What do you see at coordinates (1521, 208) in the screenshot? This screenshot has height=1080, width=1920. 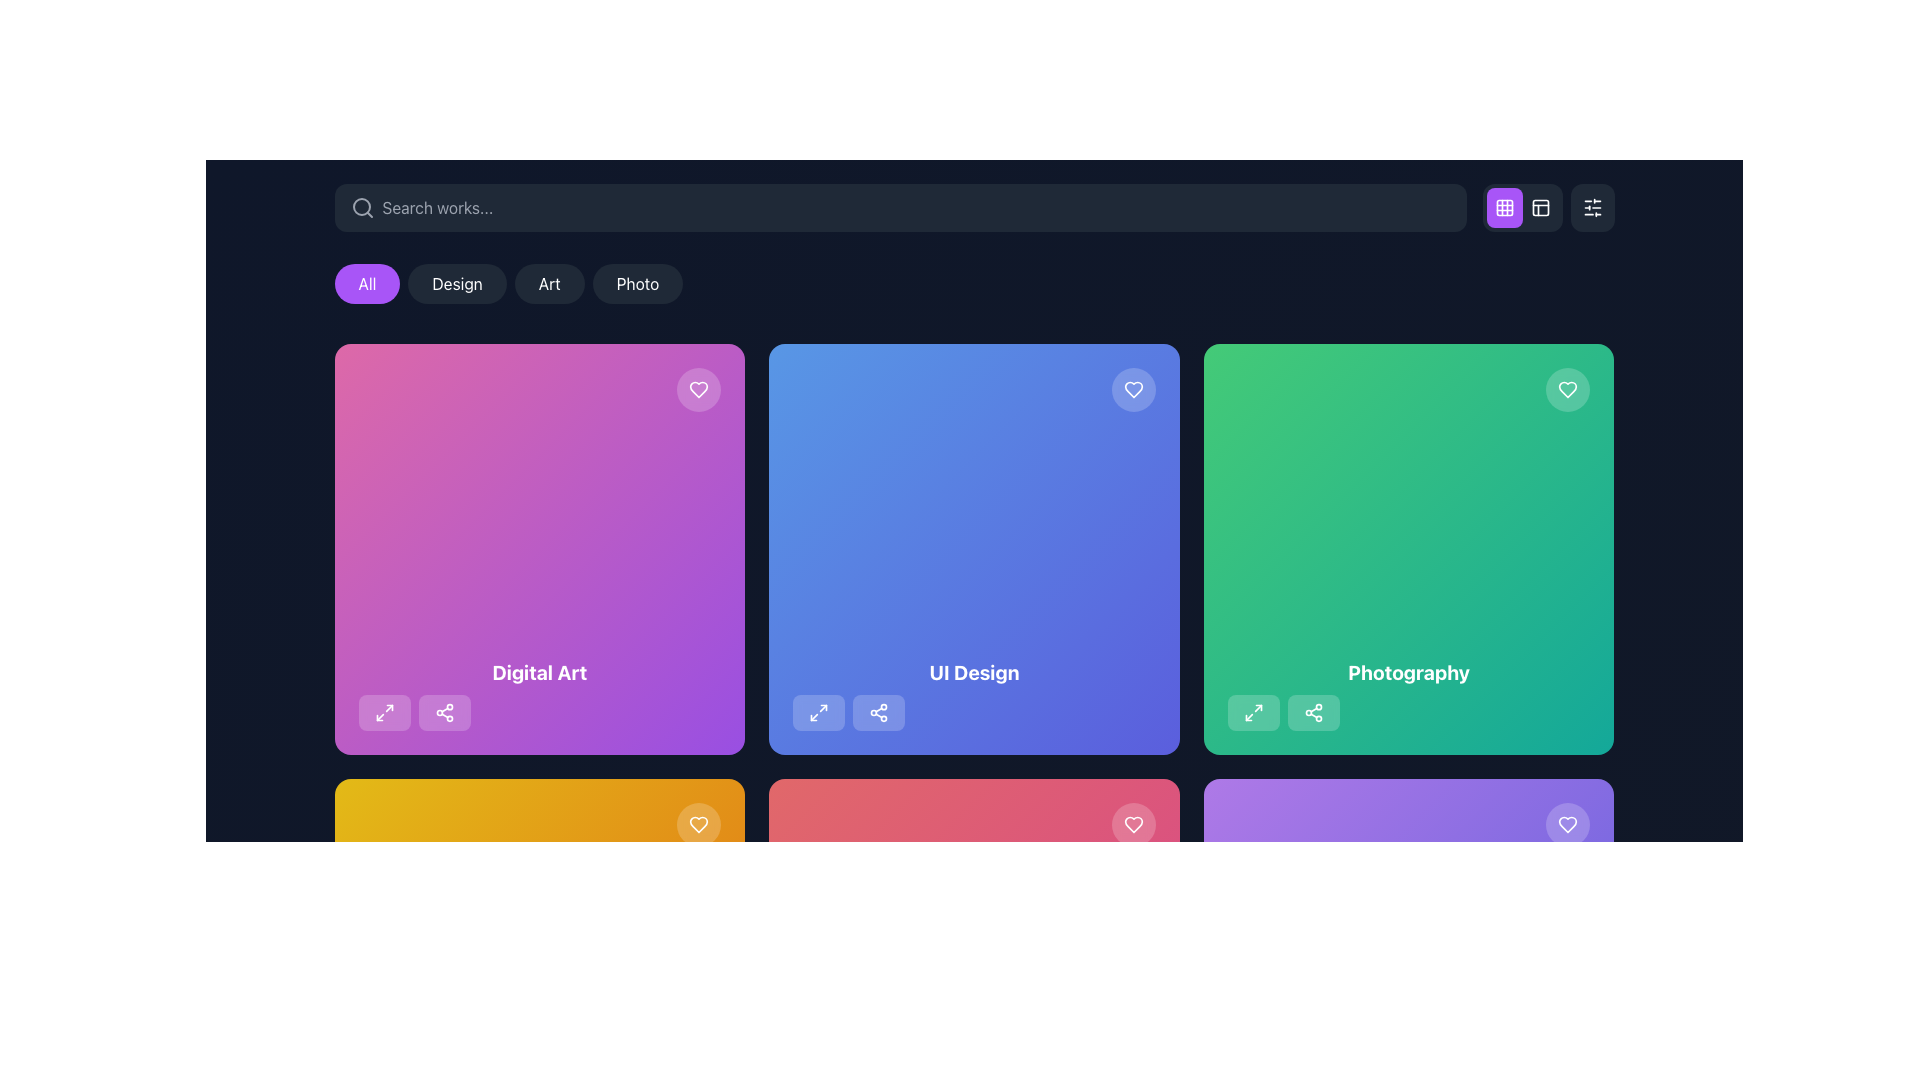 I see `the button with a purple background and white grid-like icon` at bounding box center [1521, 208].